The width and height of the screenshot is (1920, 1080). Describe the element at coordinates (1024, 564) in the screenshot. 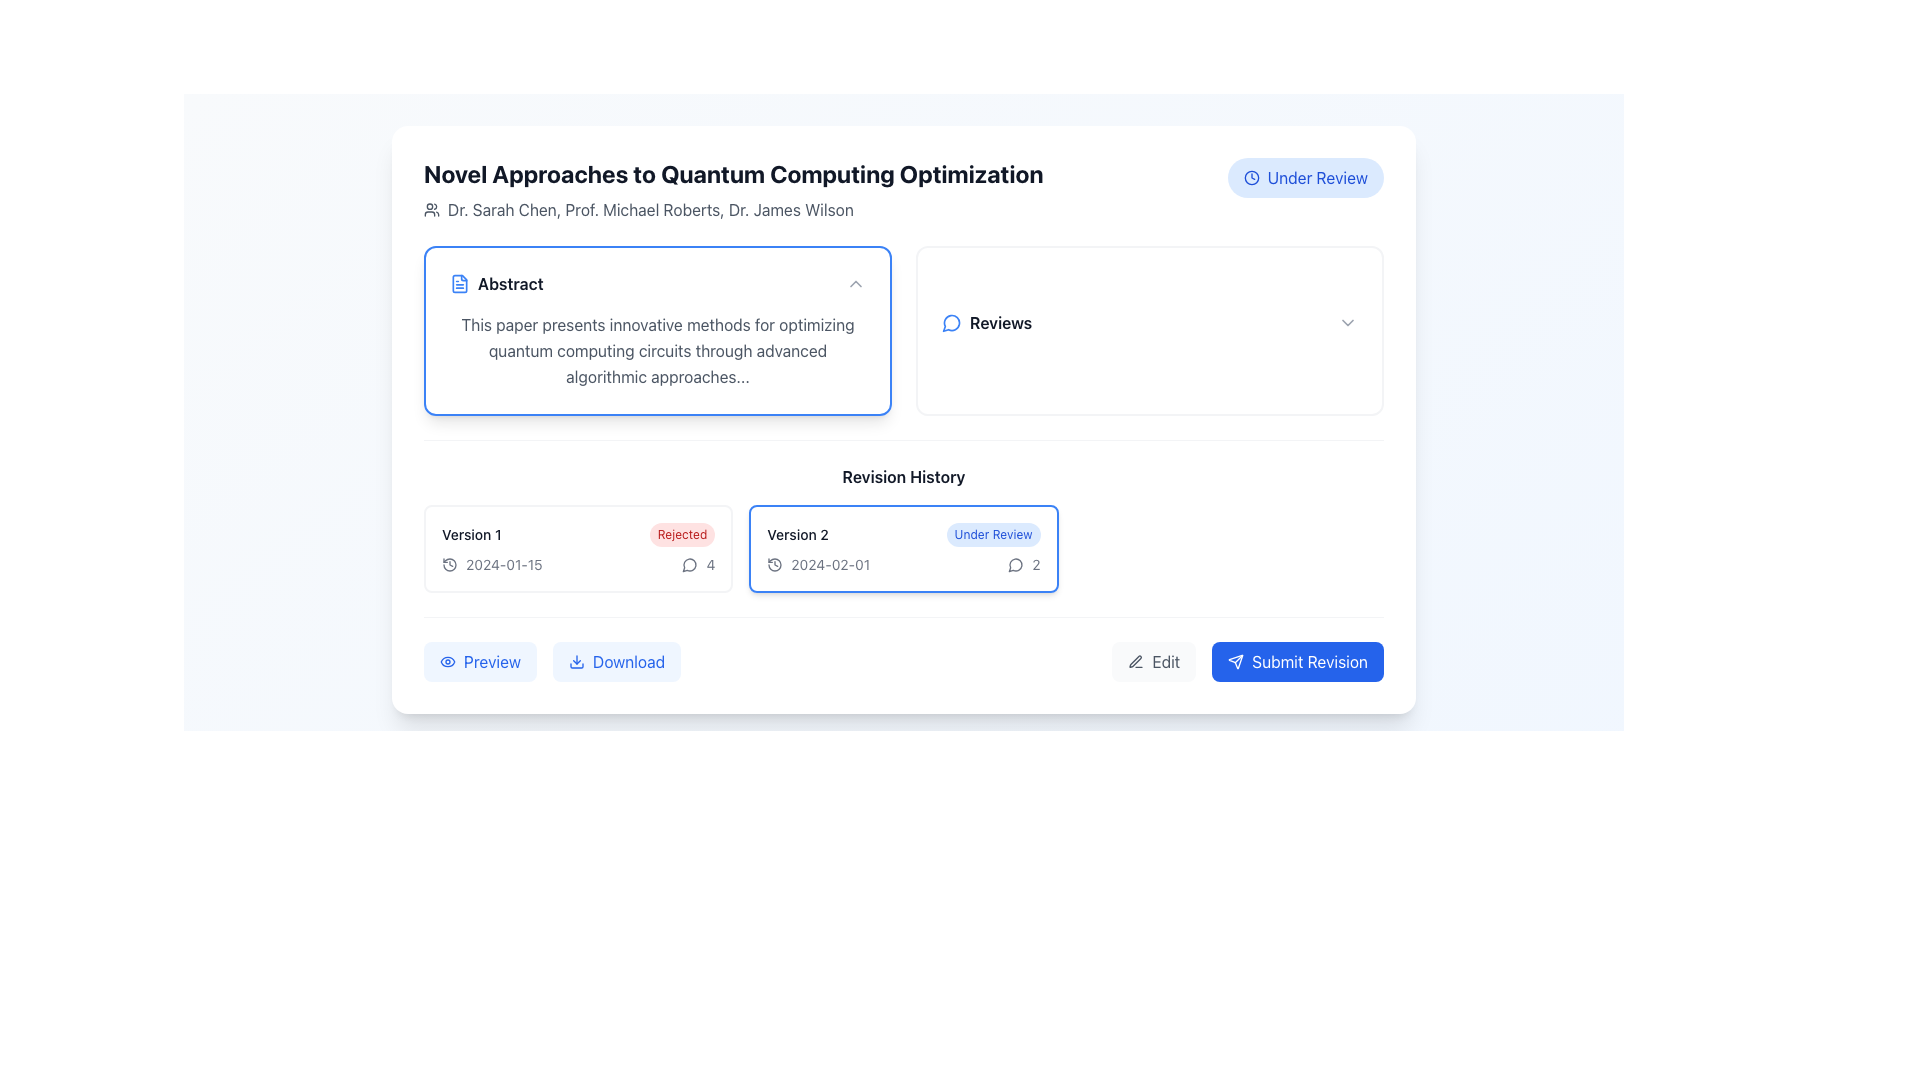

I see `the textual indicator displaying the number '2' next to a speech bubble icon at the bottom right corner of the 'Version 2' card in the 'Revision History' section` at that location.